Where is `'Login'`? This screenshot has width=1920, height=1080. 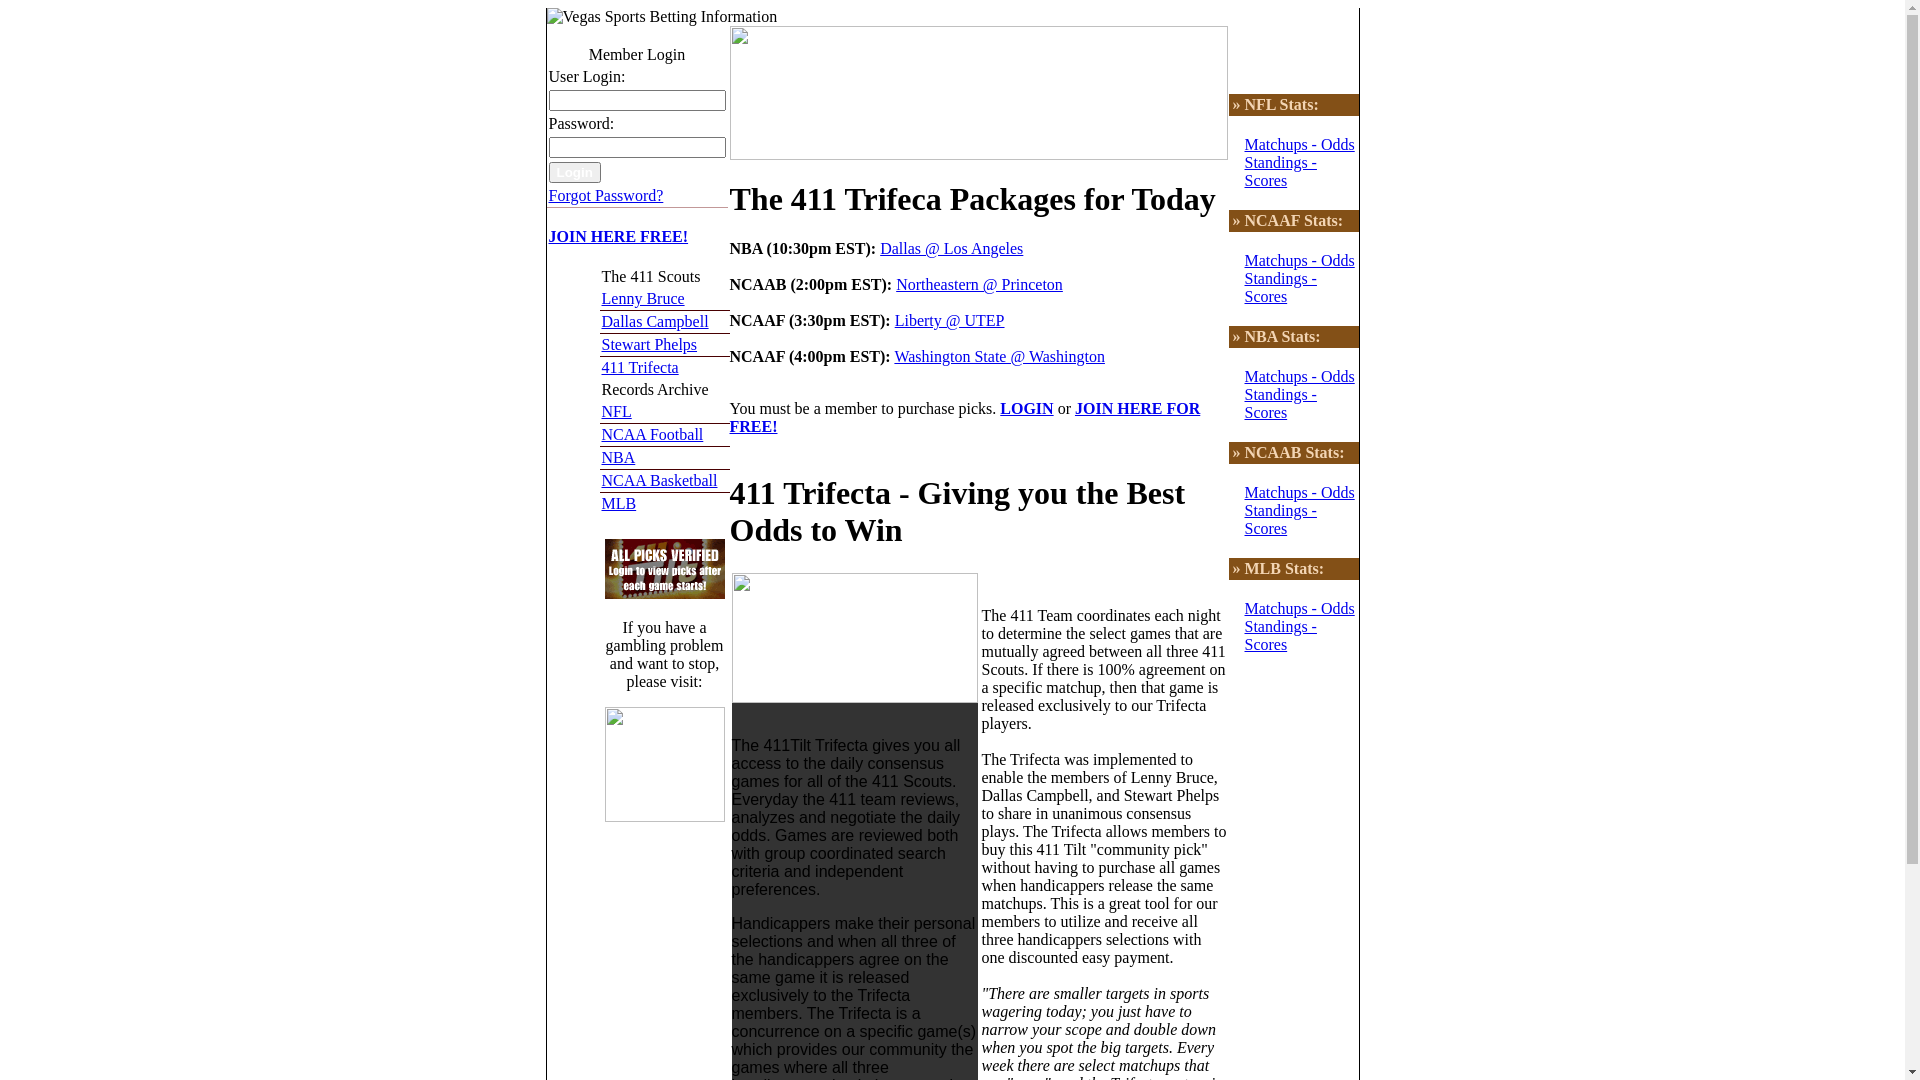 'Login' is located at coordinates (547, 171).